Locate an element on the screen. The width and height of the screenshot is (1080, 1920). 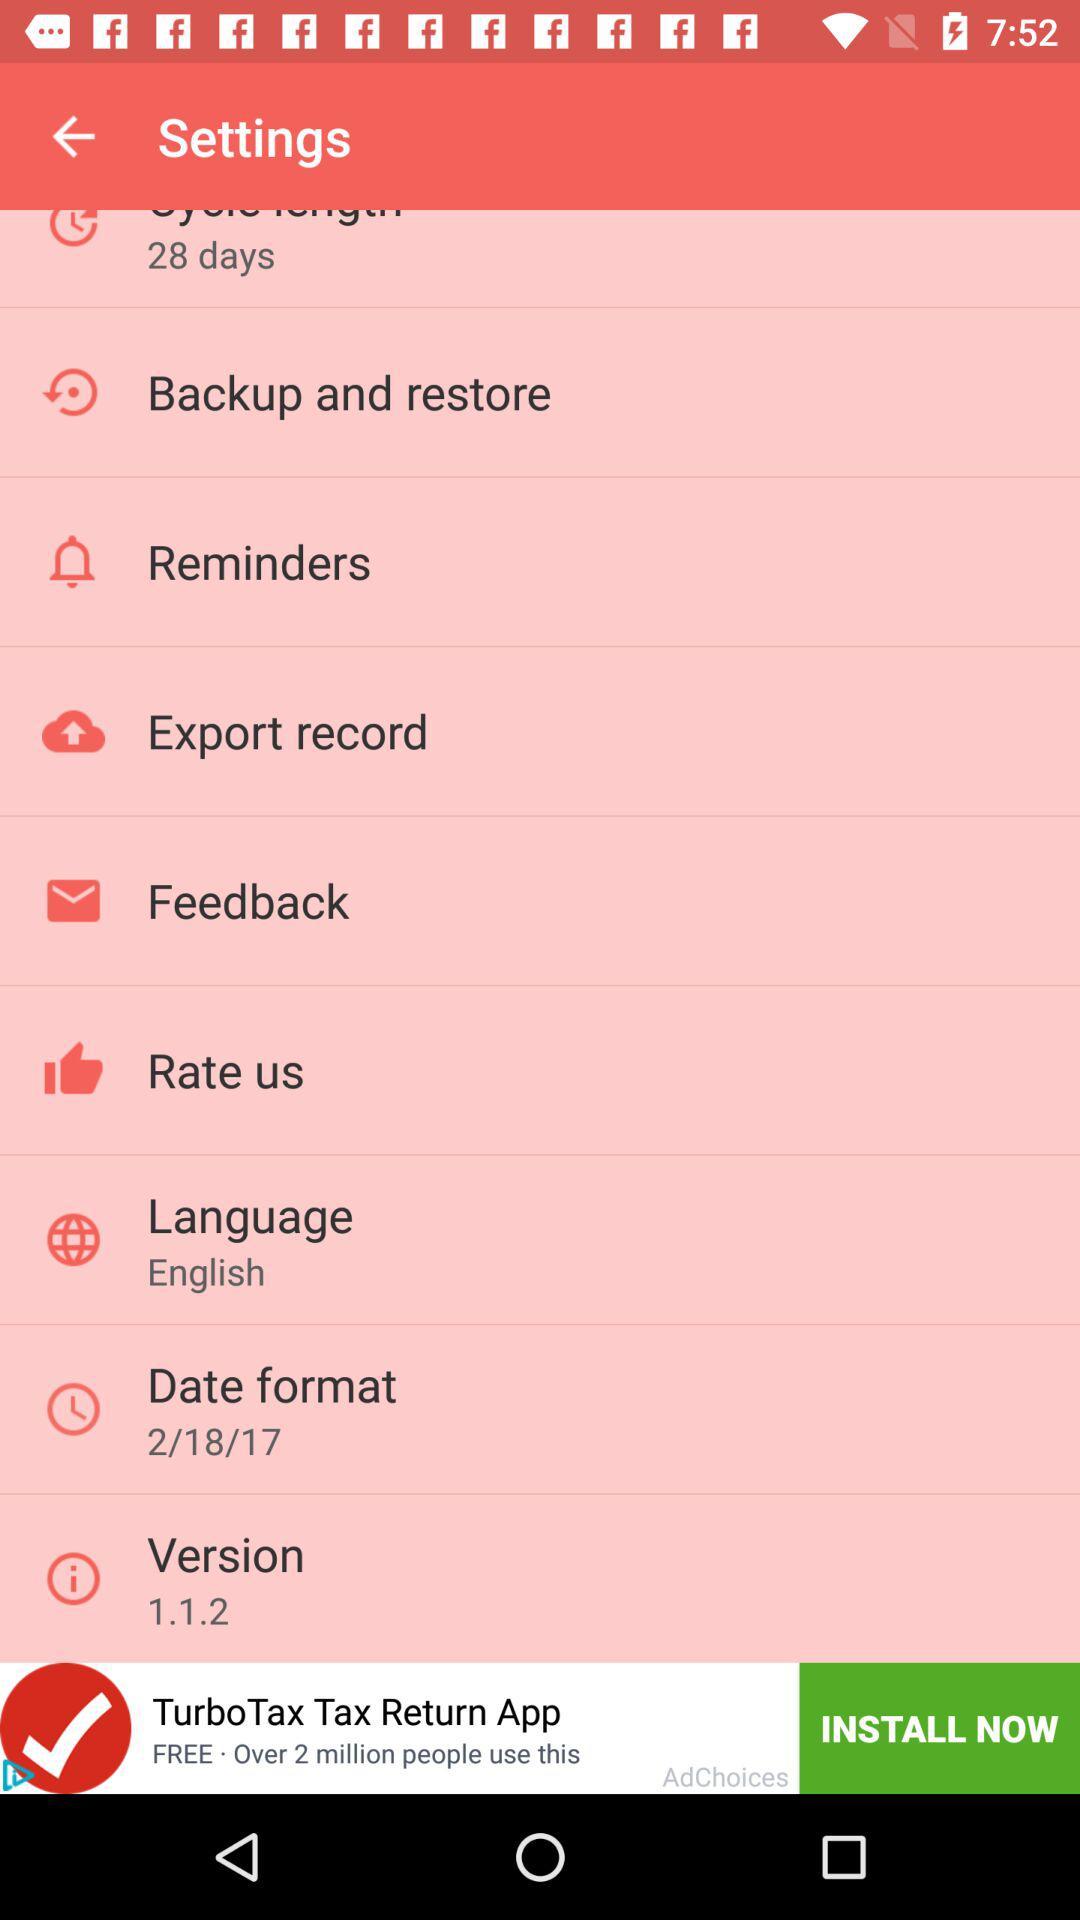
the export record icon is located at coordinates (288, 729).